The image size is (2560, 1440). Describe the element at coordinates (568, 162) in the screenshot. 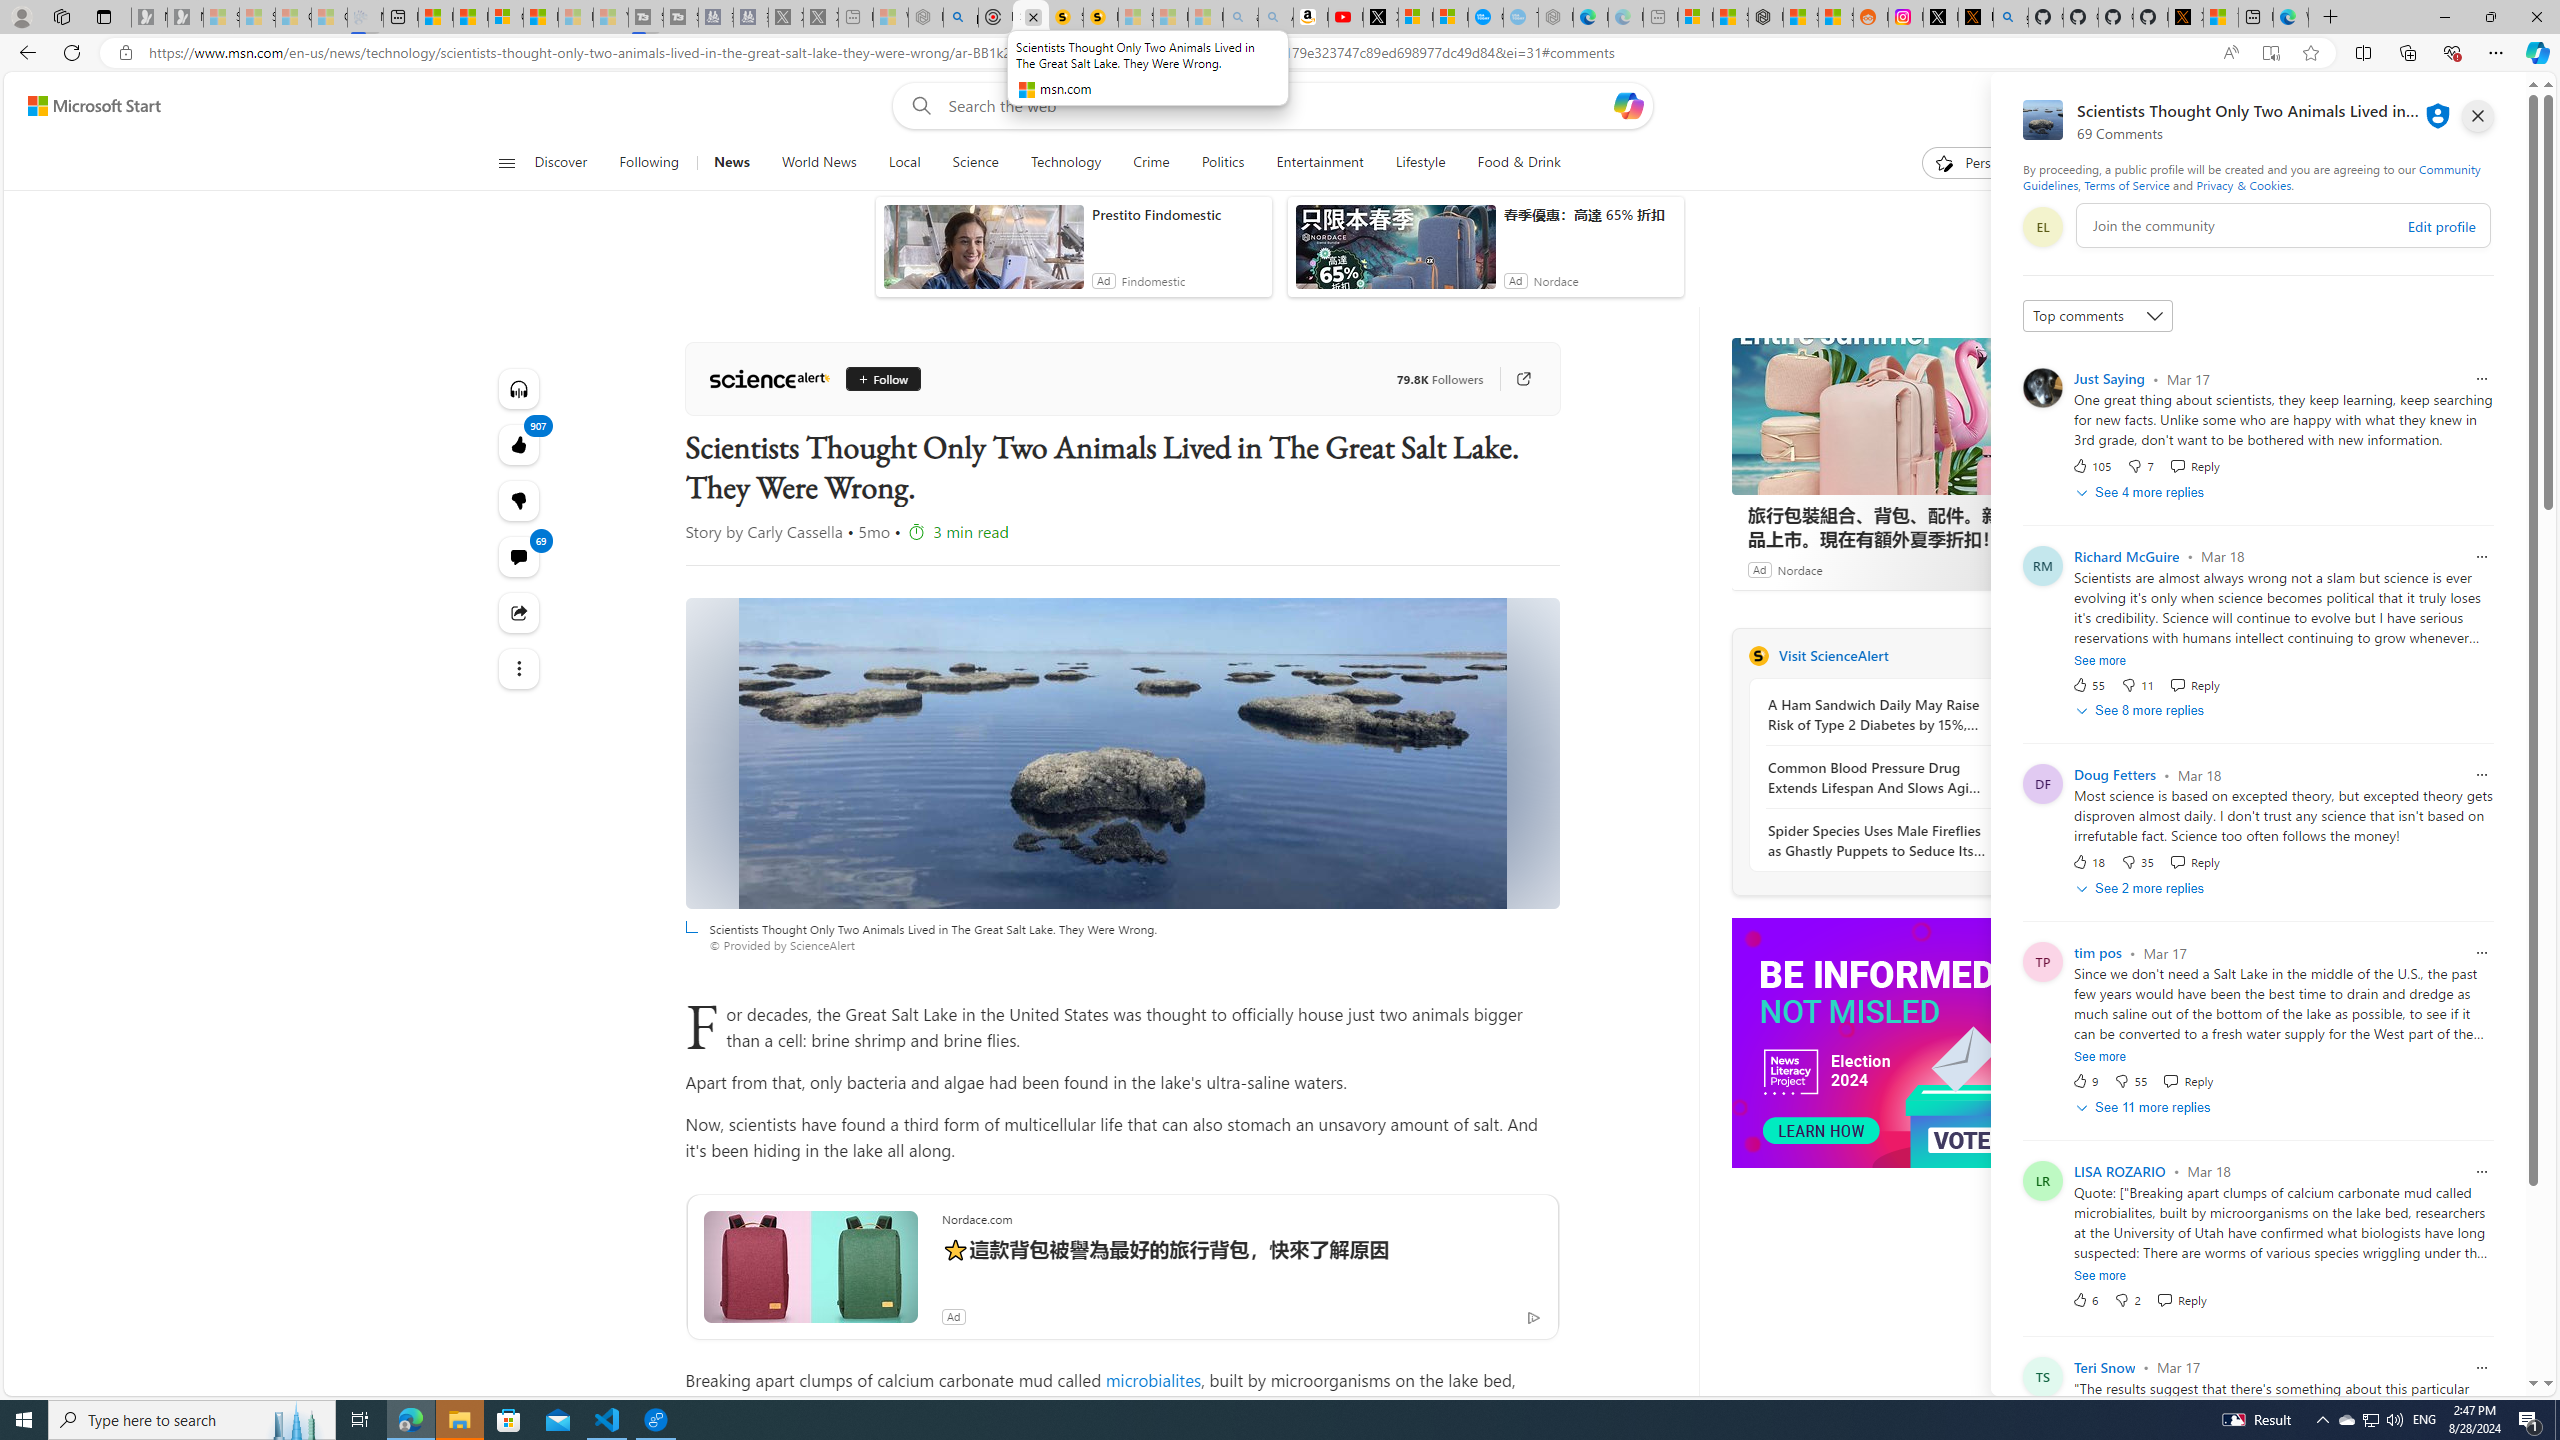

I see `'Discover'` at that location.